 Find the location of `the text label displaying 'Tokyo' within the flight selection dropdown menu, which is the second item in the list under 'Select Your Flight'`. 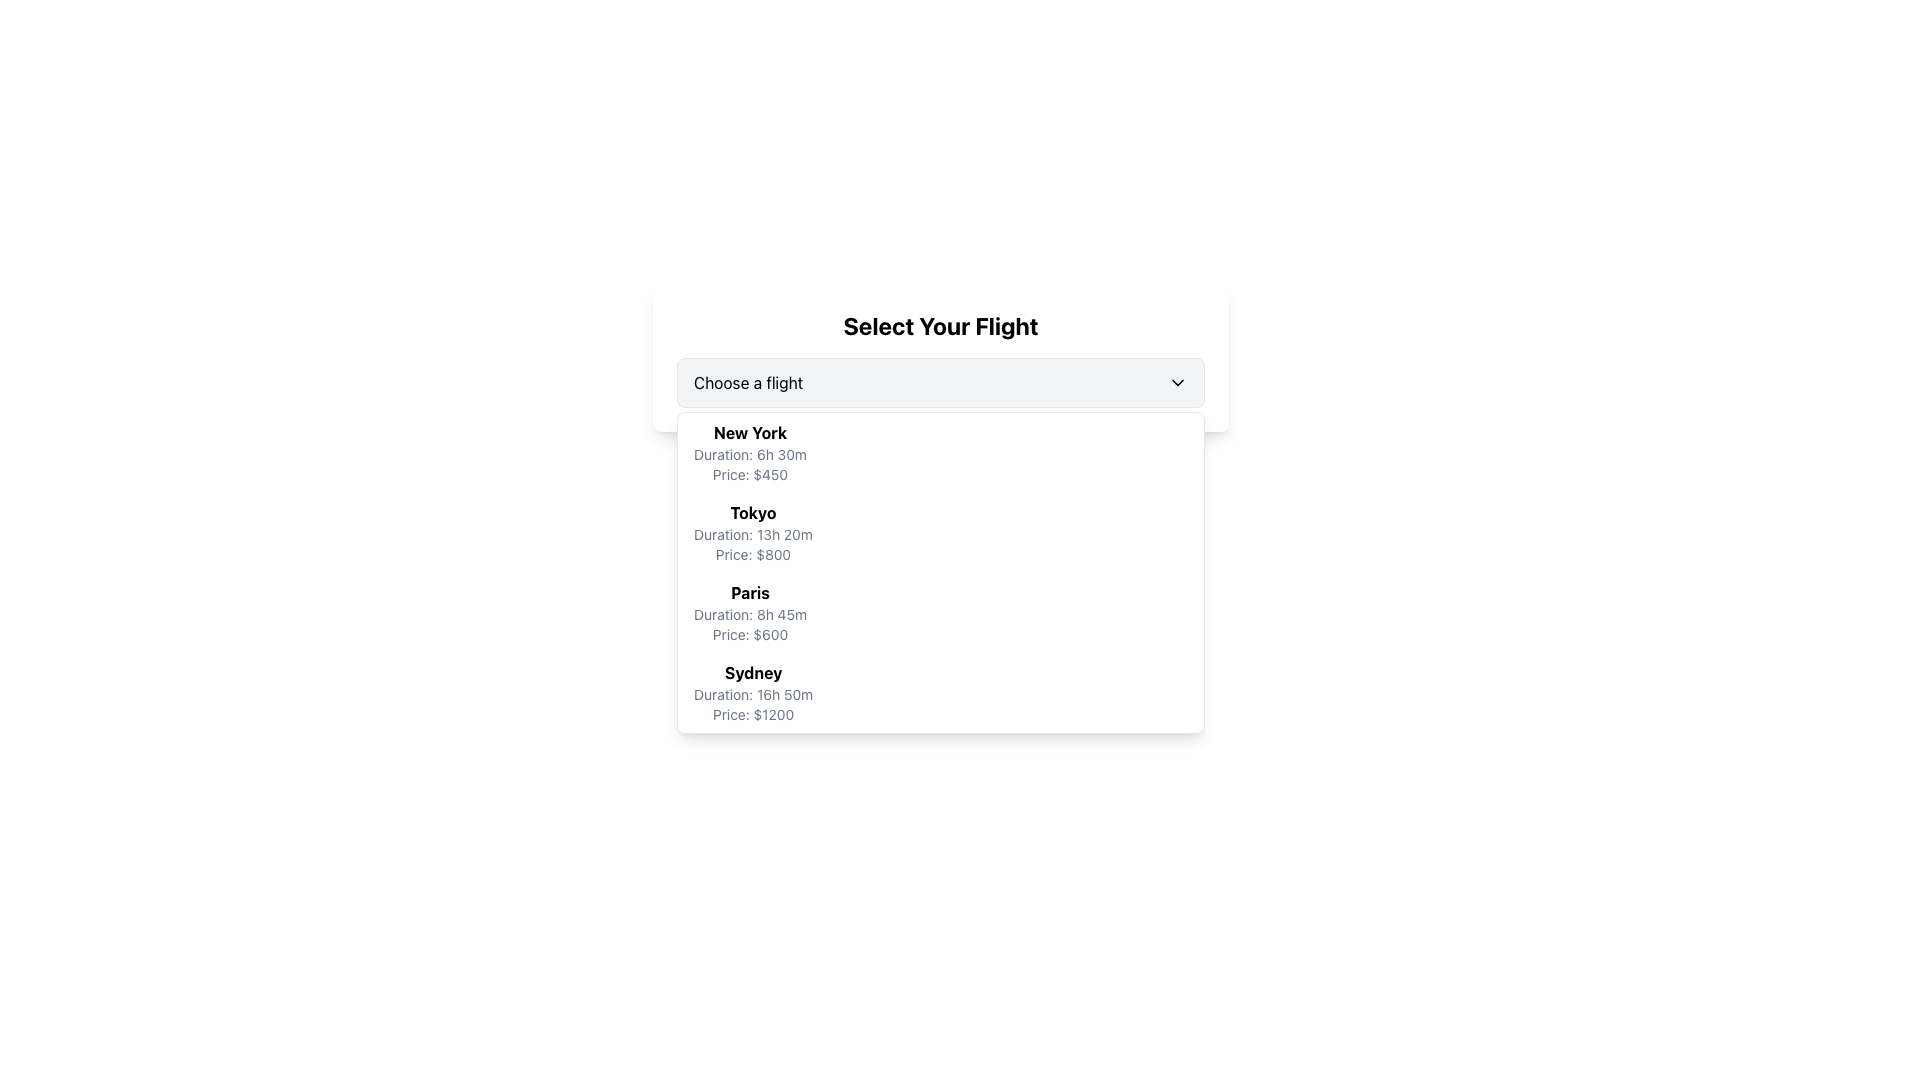

the text label displaying 'Tokyo' within the flight selection dropdown menu, which is the second item in the list under 'Select Your Flight' is located at coordinates (752, 512).